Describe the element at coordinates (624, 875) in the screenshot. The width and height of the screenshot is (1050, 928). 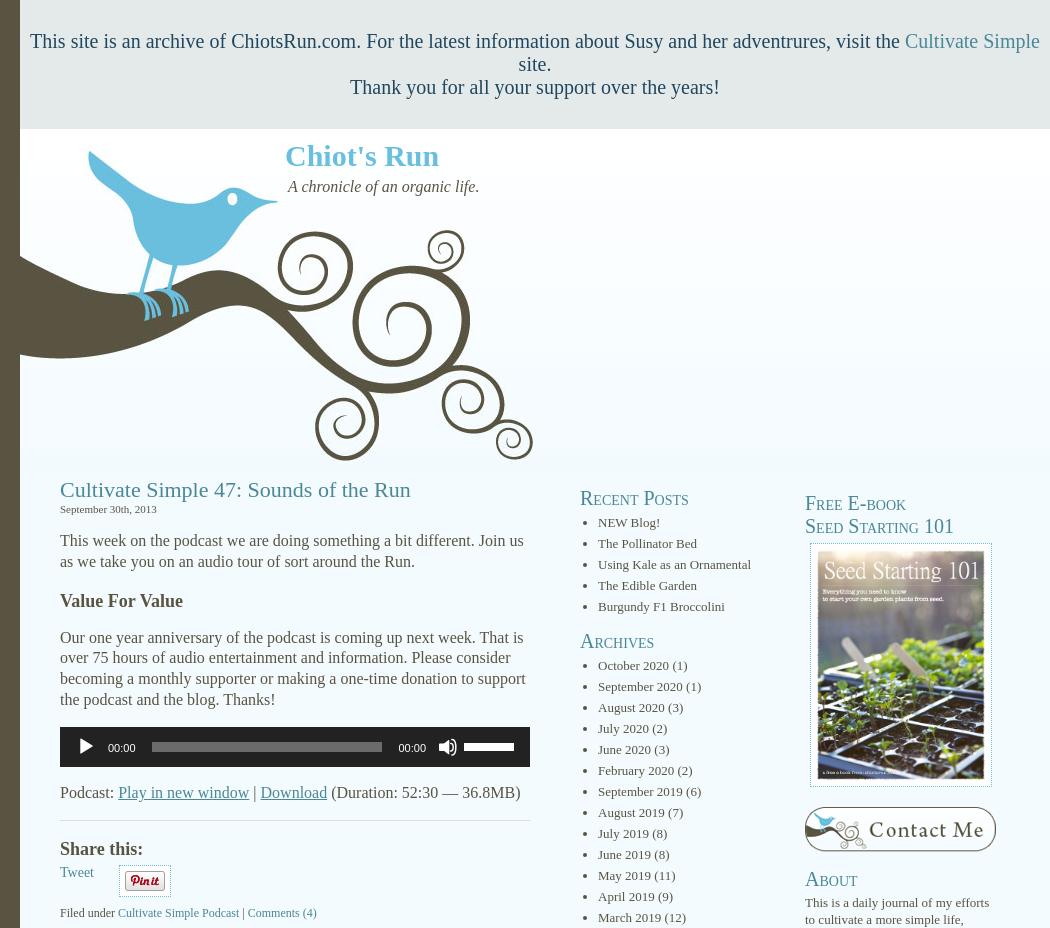
I see `'May 2019'` at that location.